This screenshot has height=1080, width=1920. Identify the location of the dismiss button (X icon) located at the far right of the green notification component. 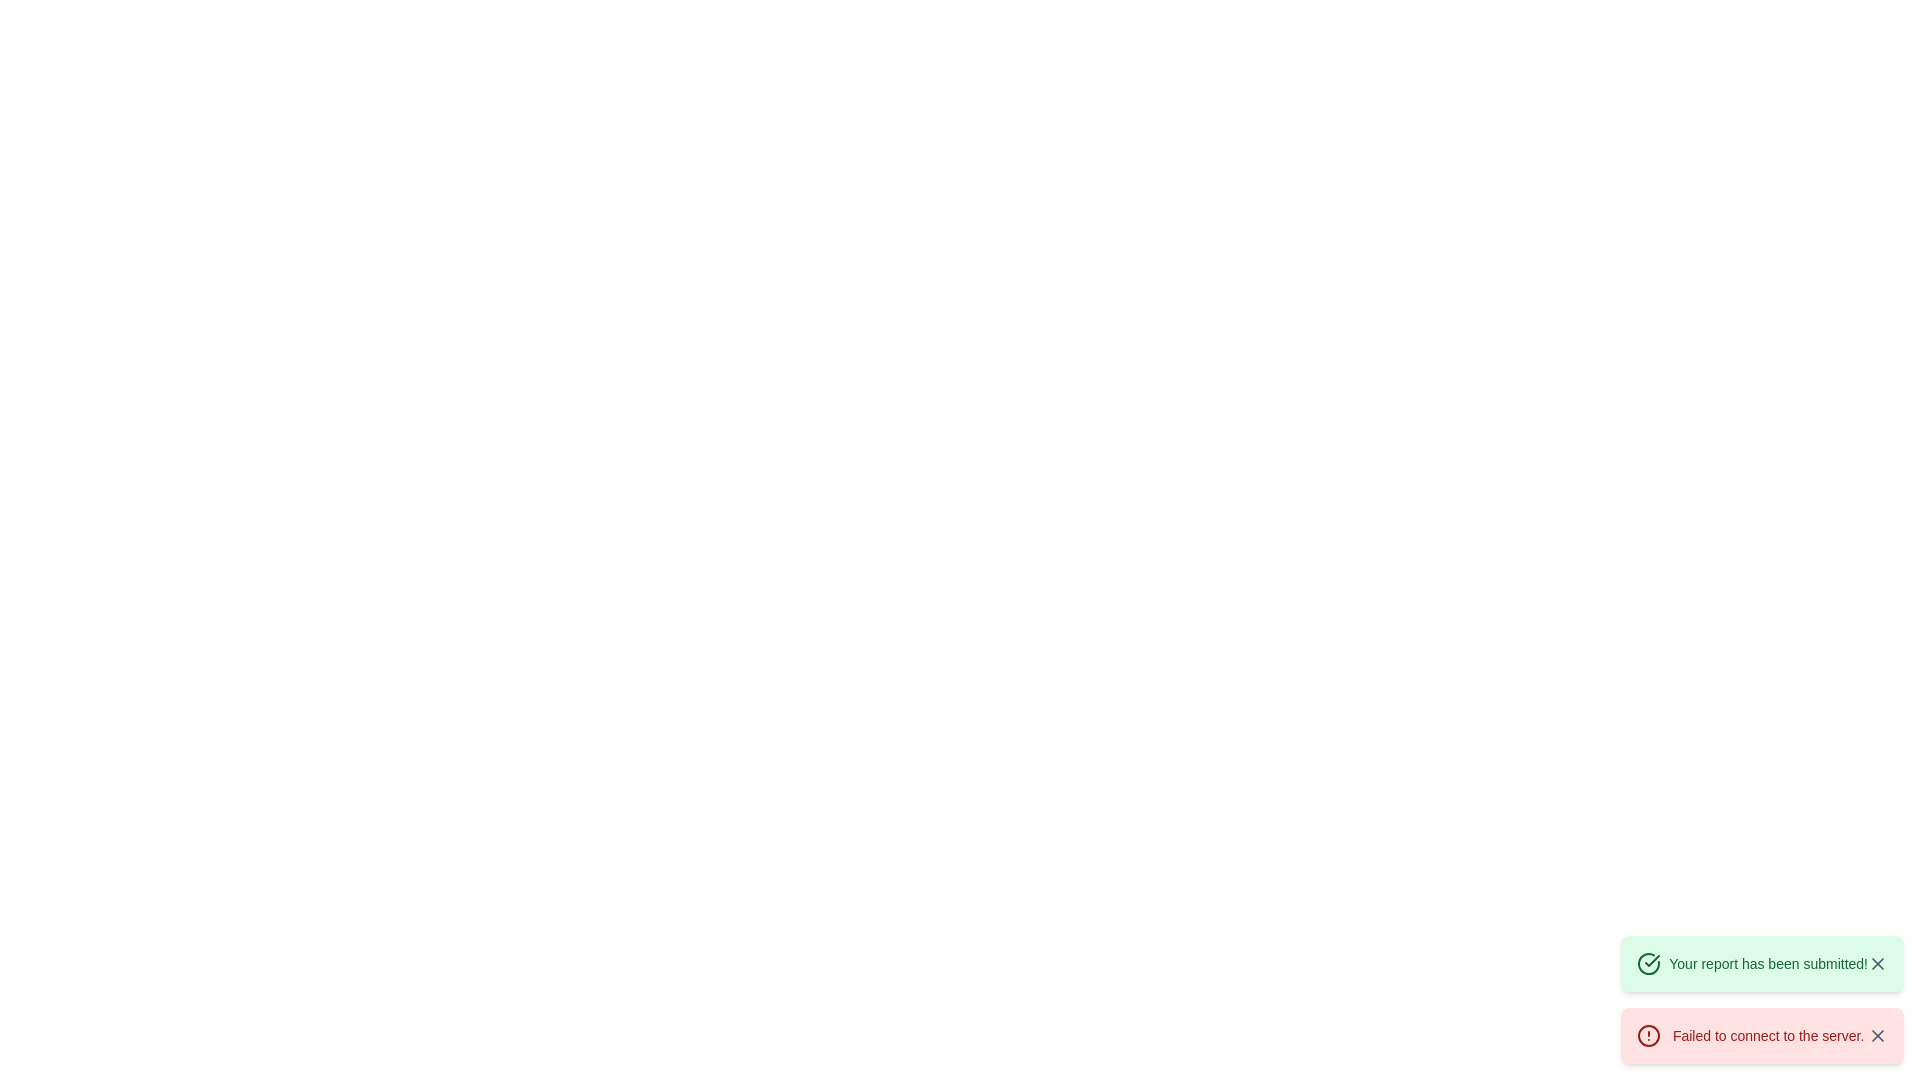
(1876, 963).